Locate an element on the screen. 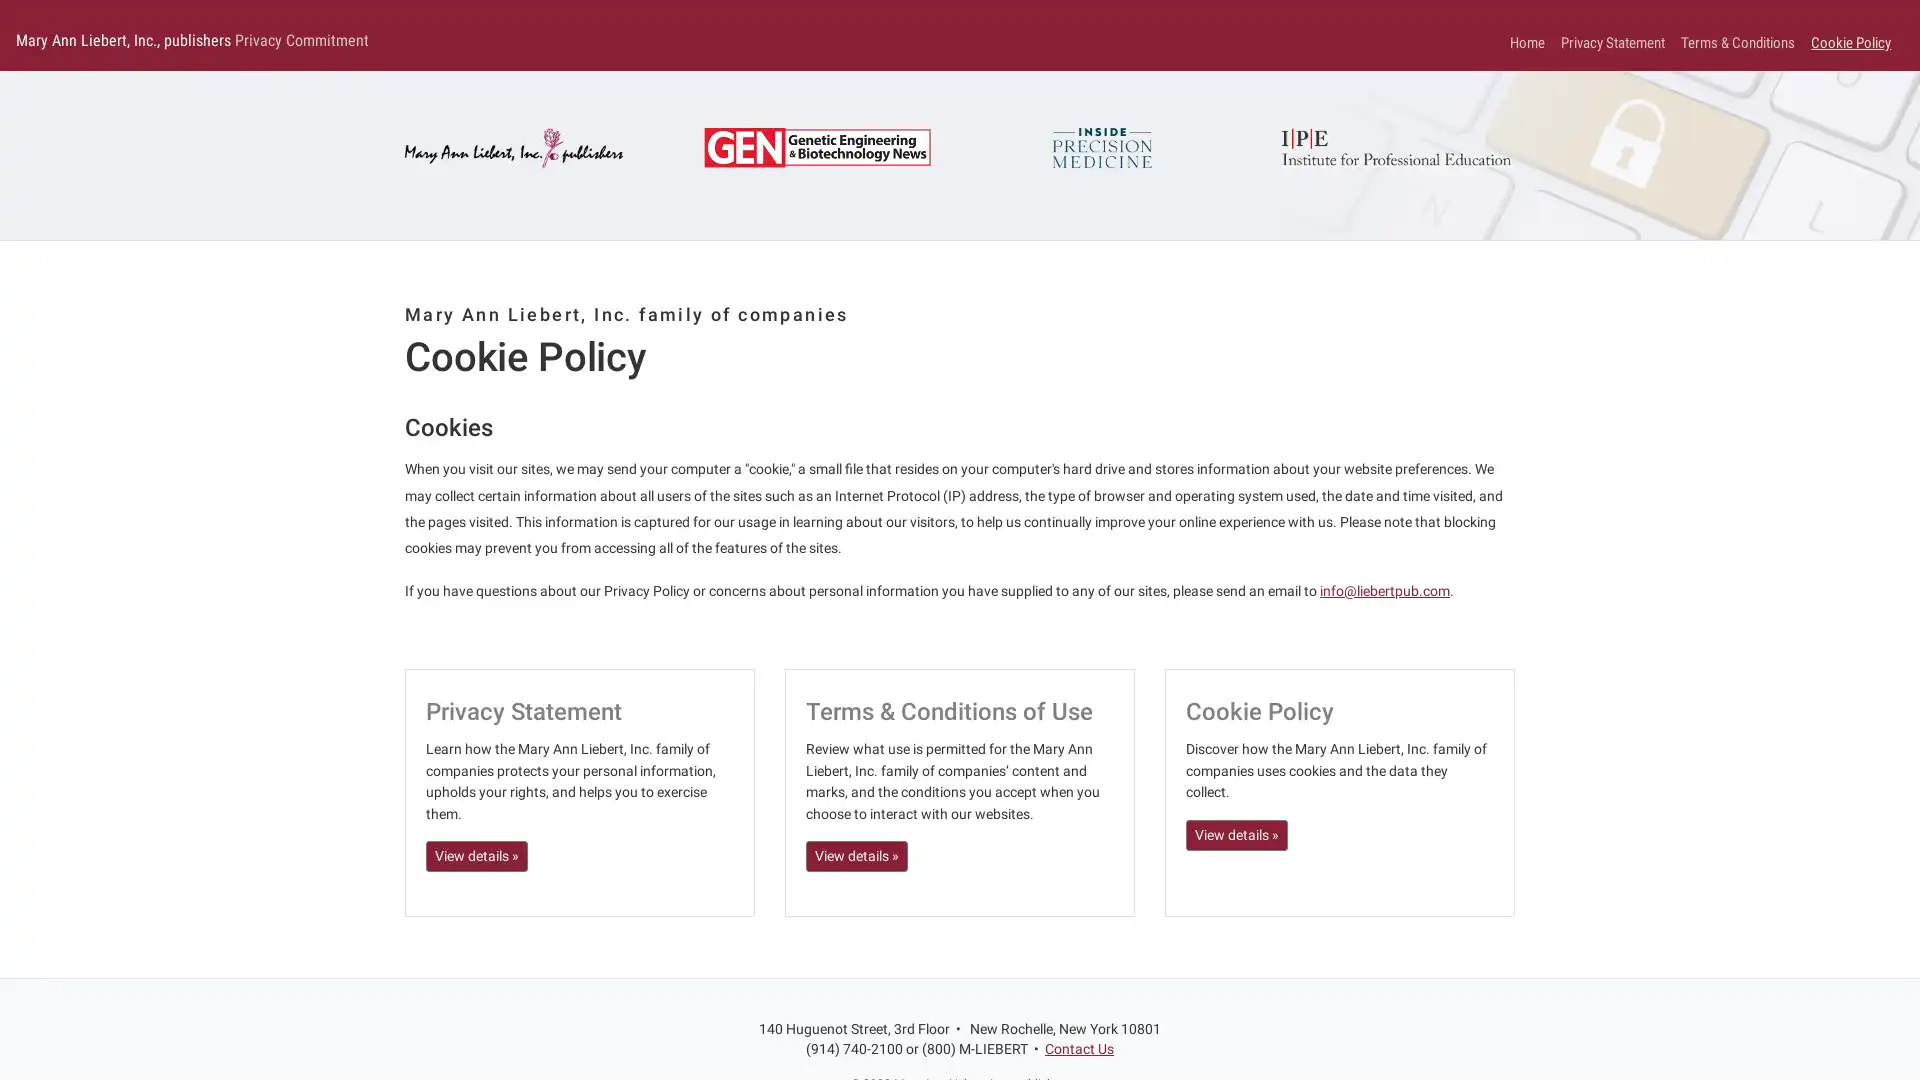  View details is located at coordinates (1236, 834).